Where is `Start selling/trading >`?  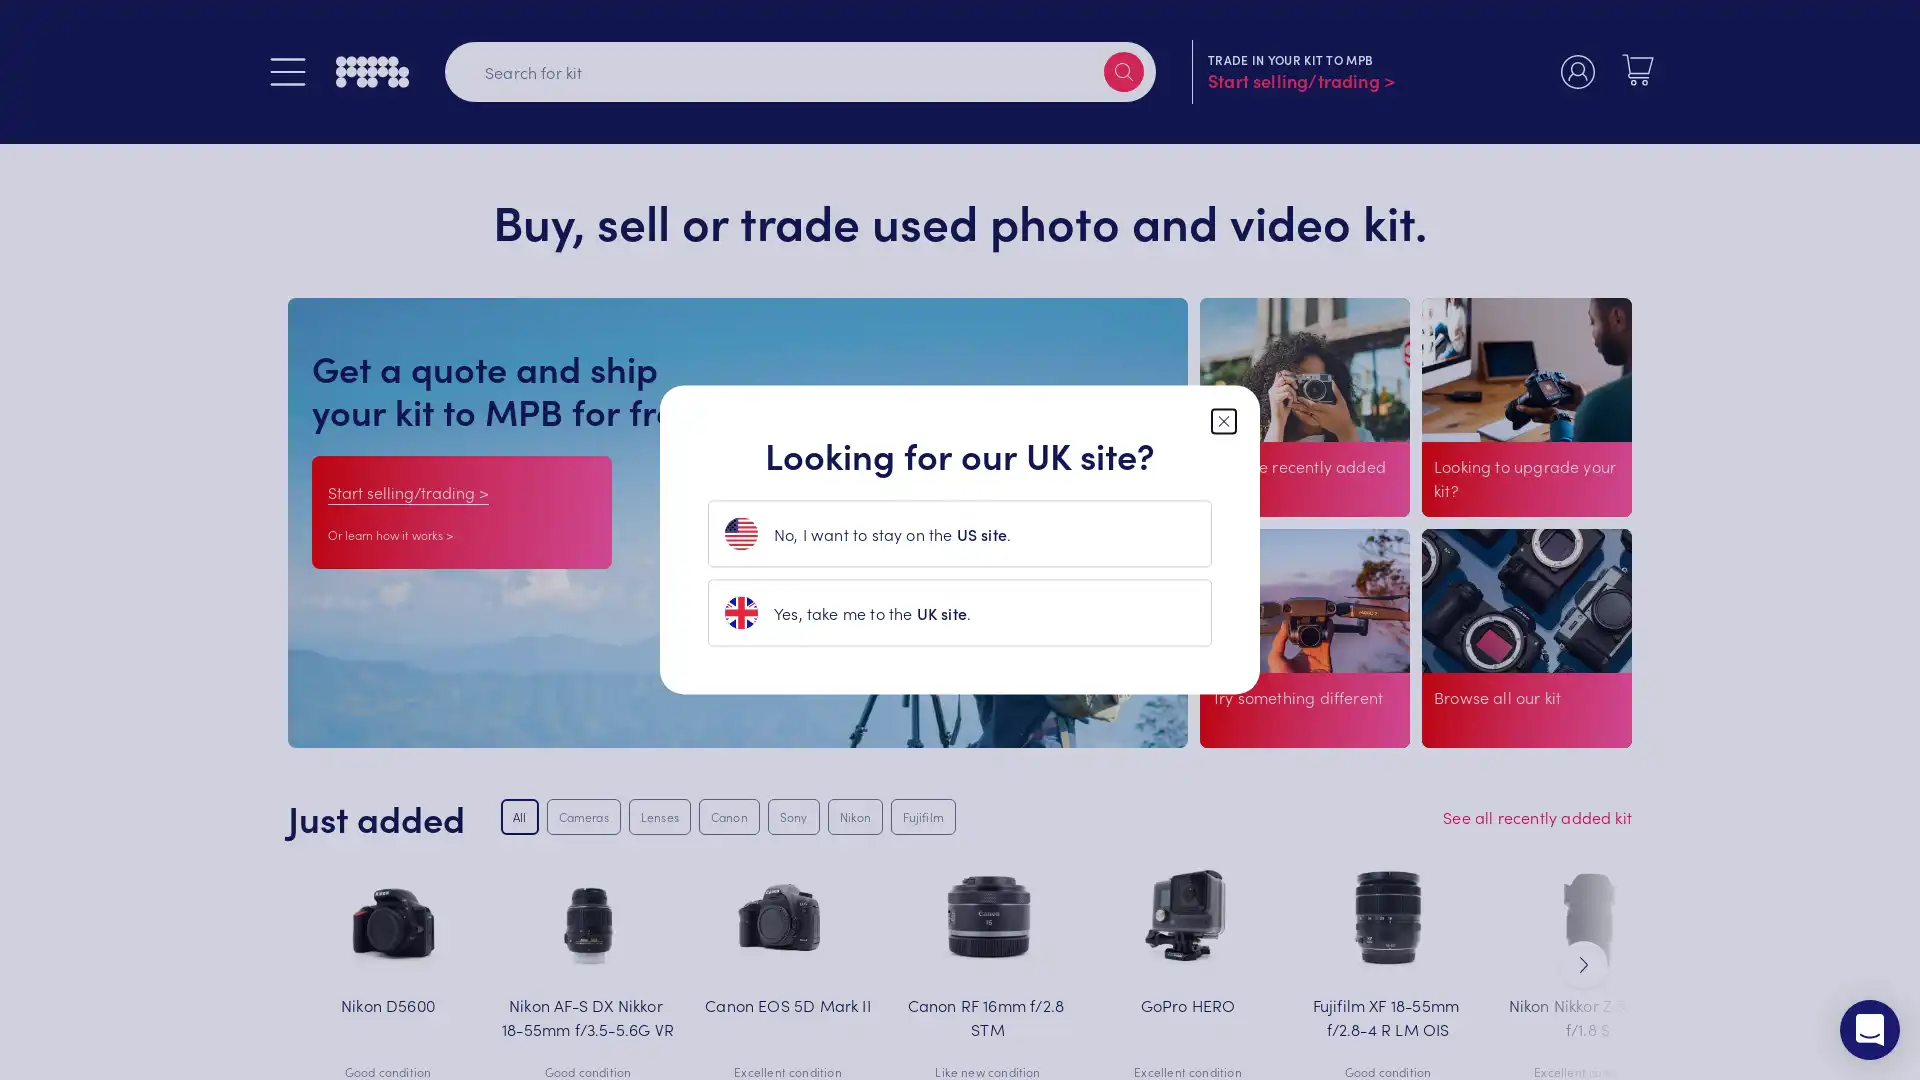
Start selling/trading > is located at coordinates (407, 491).